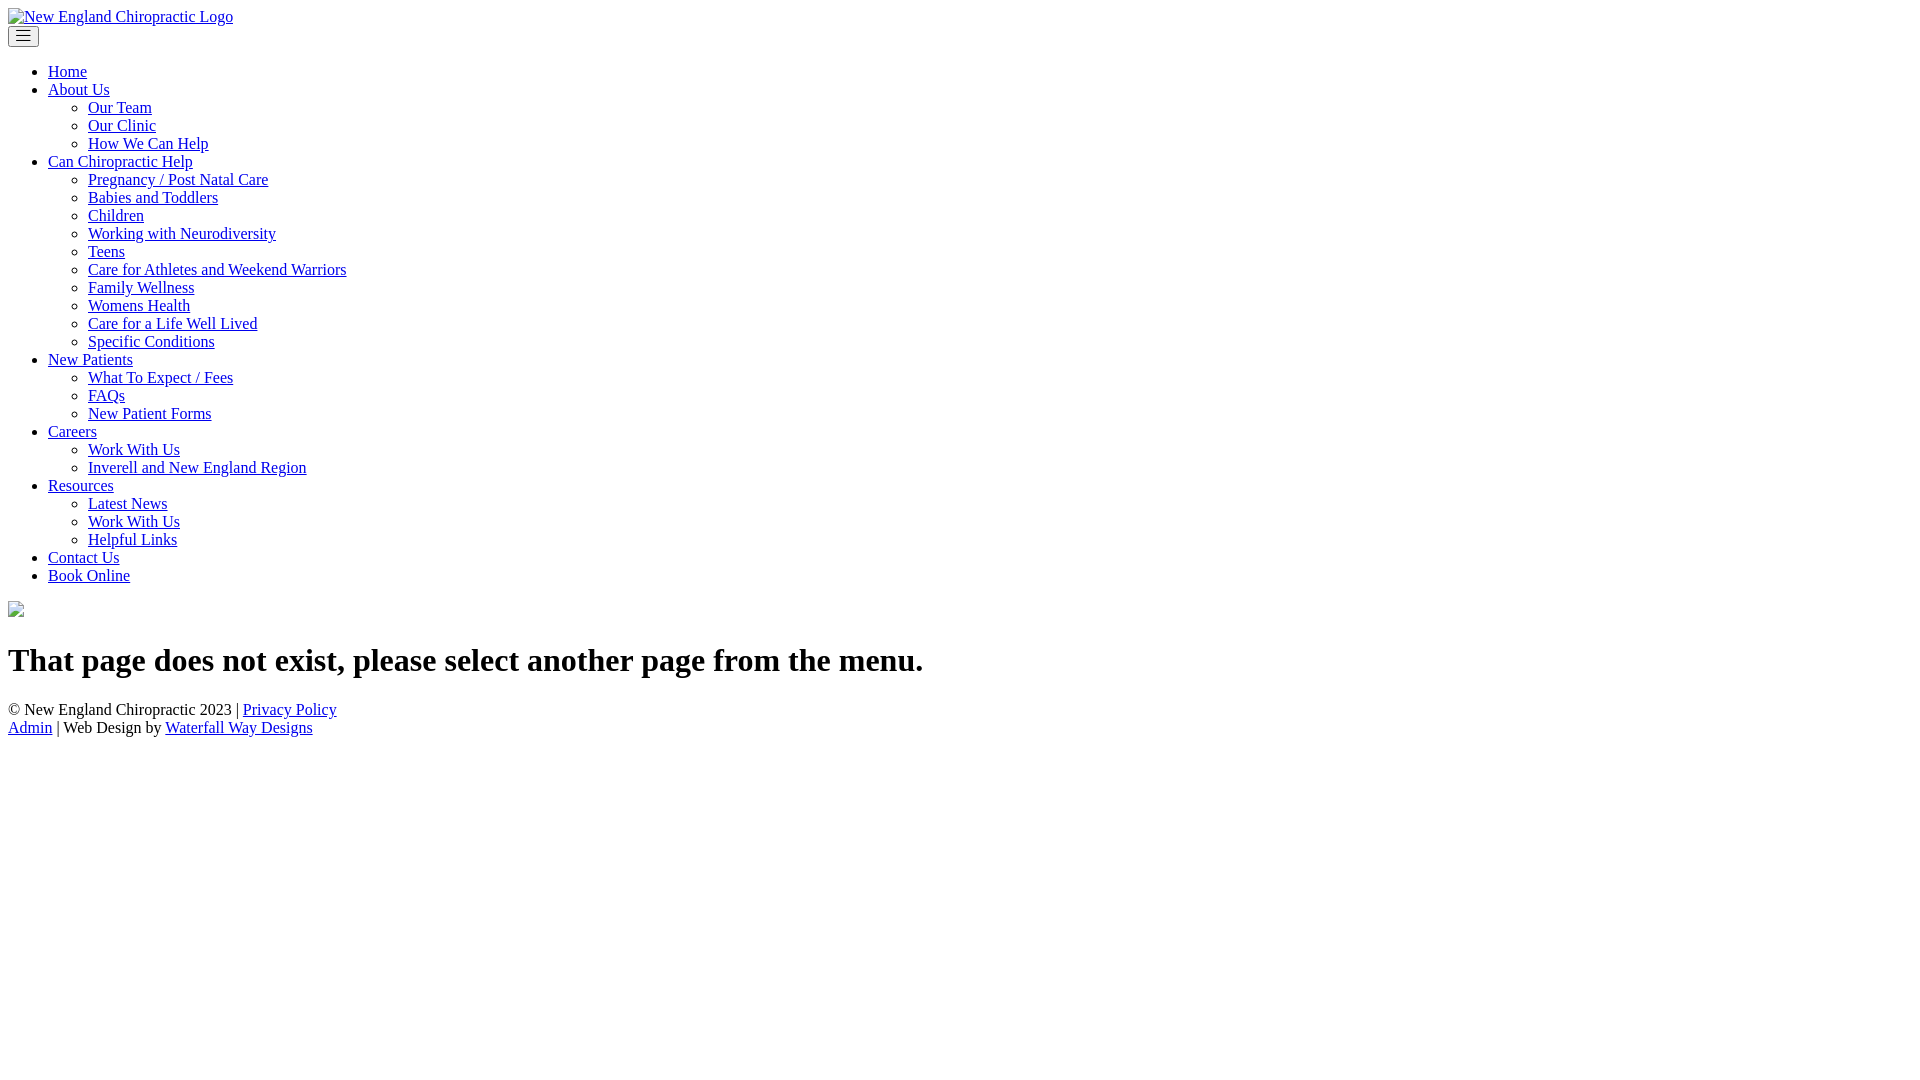 The width and height of the screenshot is (1920, 1080). Describe the element at coordinates (133, 520) in the screenshot. I see `'Work With Us'` at that location.